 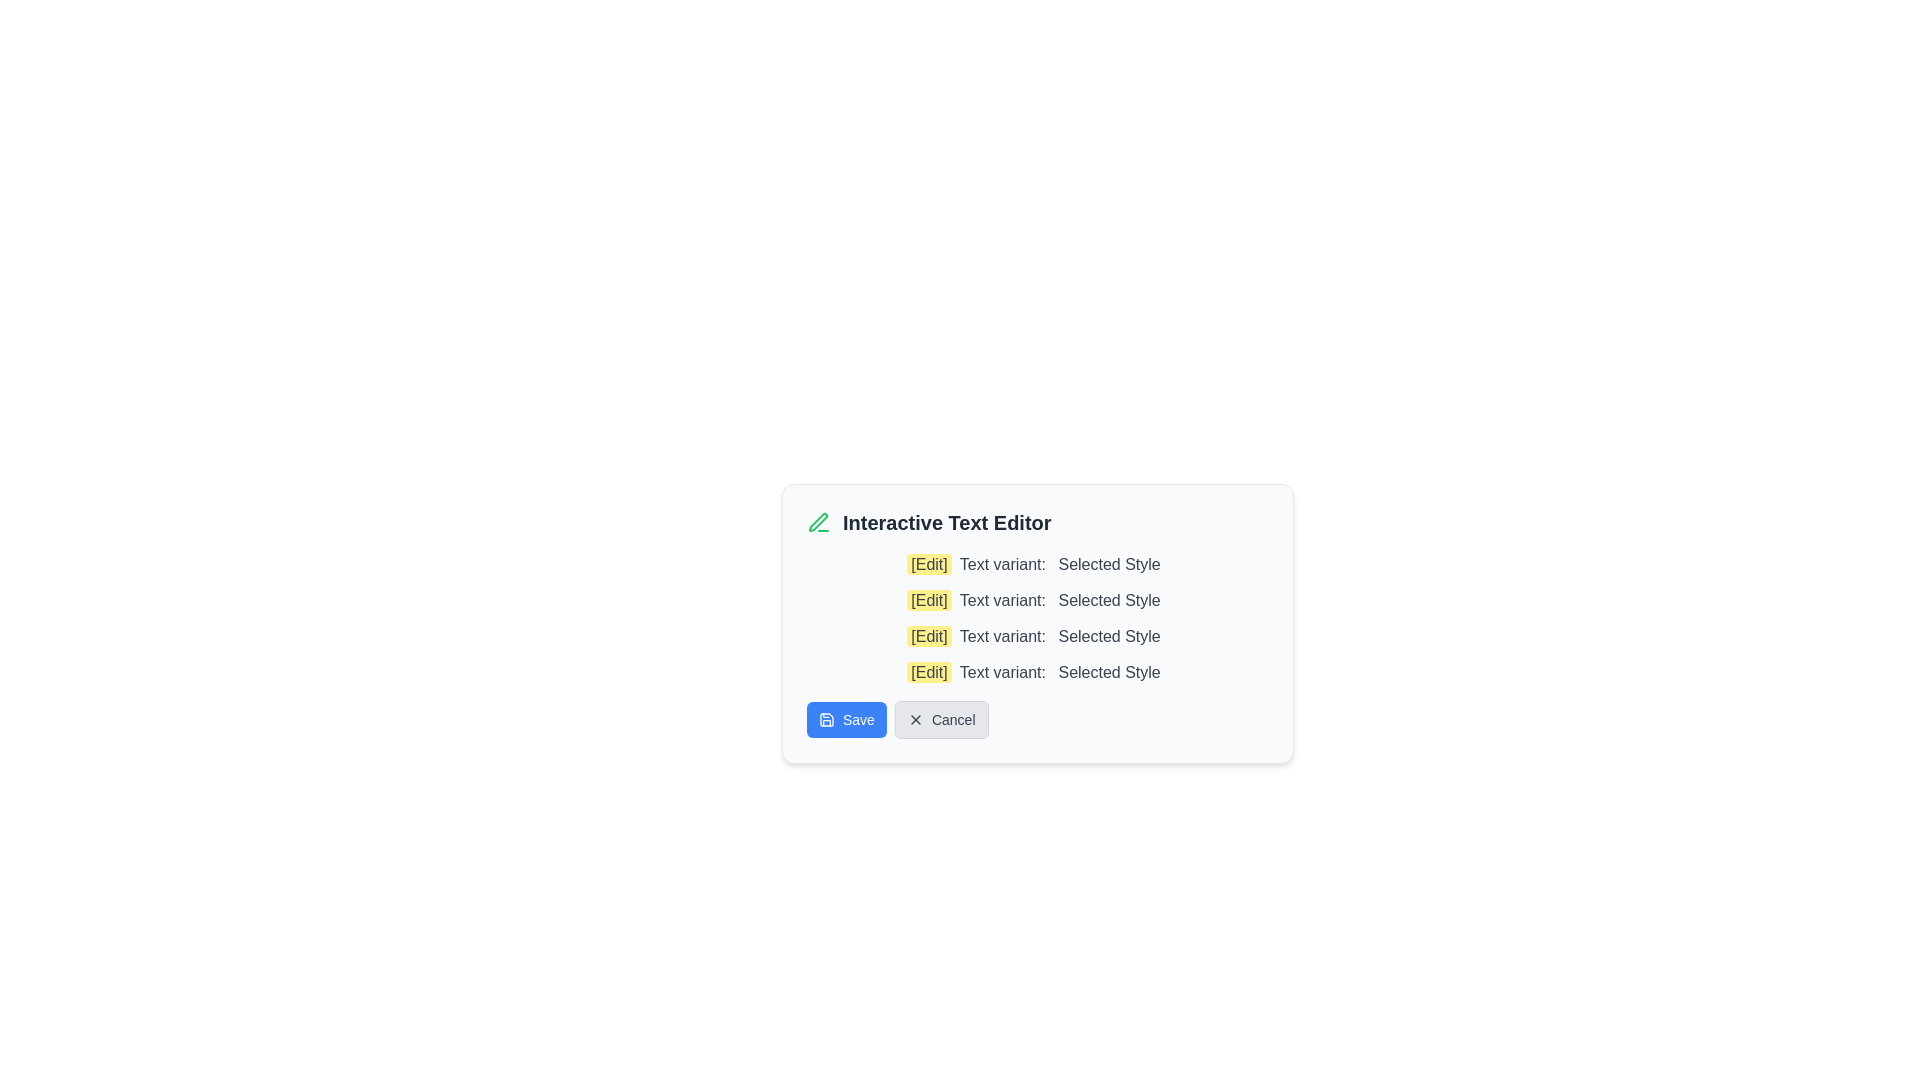 I want to click on the small save icon, styled as a minimalist floppy disk, located to the left of the text 'Save' in the bottom-left corner of the modal dialog box, so click(x=826, y=720).